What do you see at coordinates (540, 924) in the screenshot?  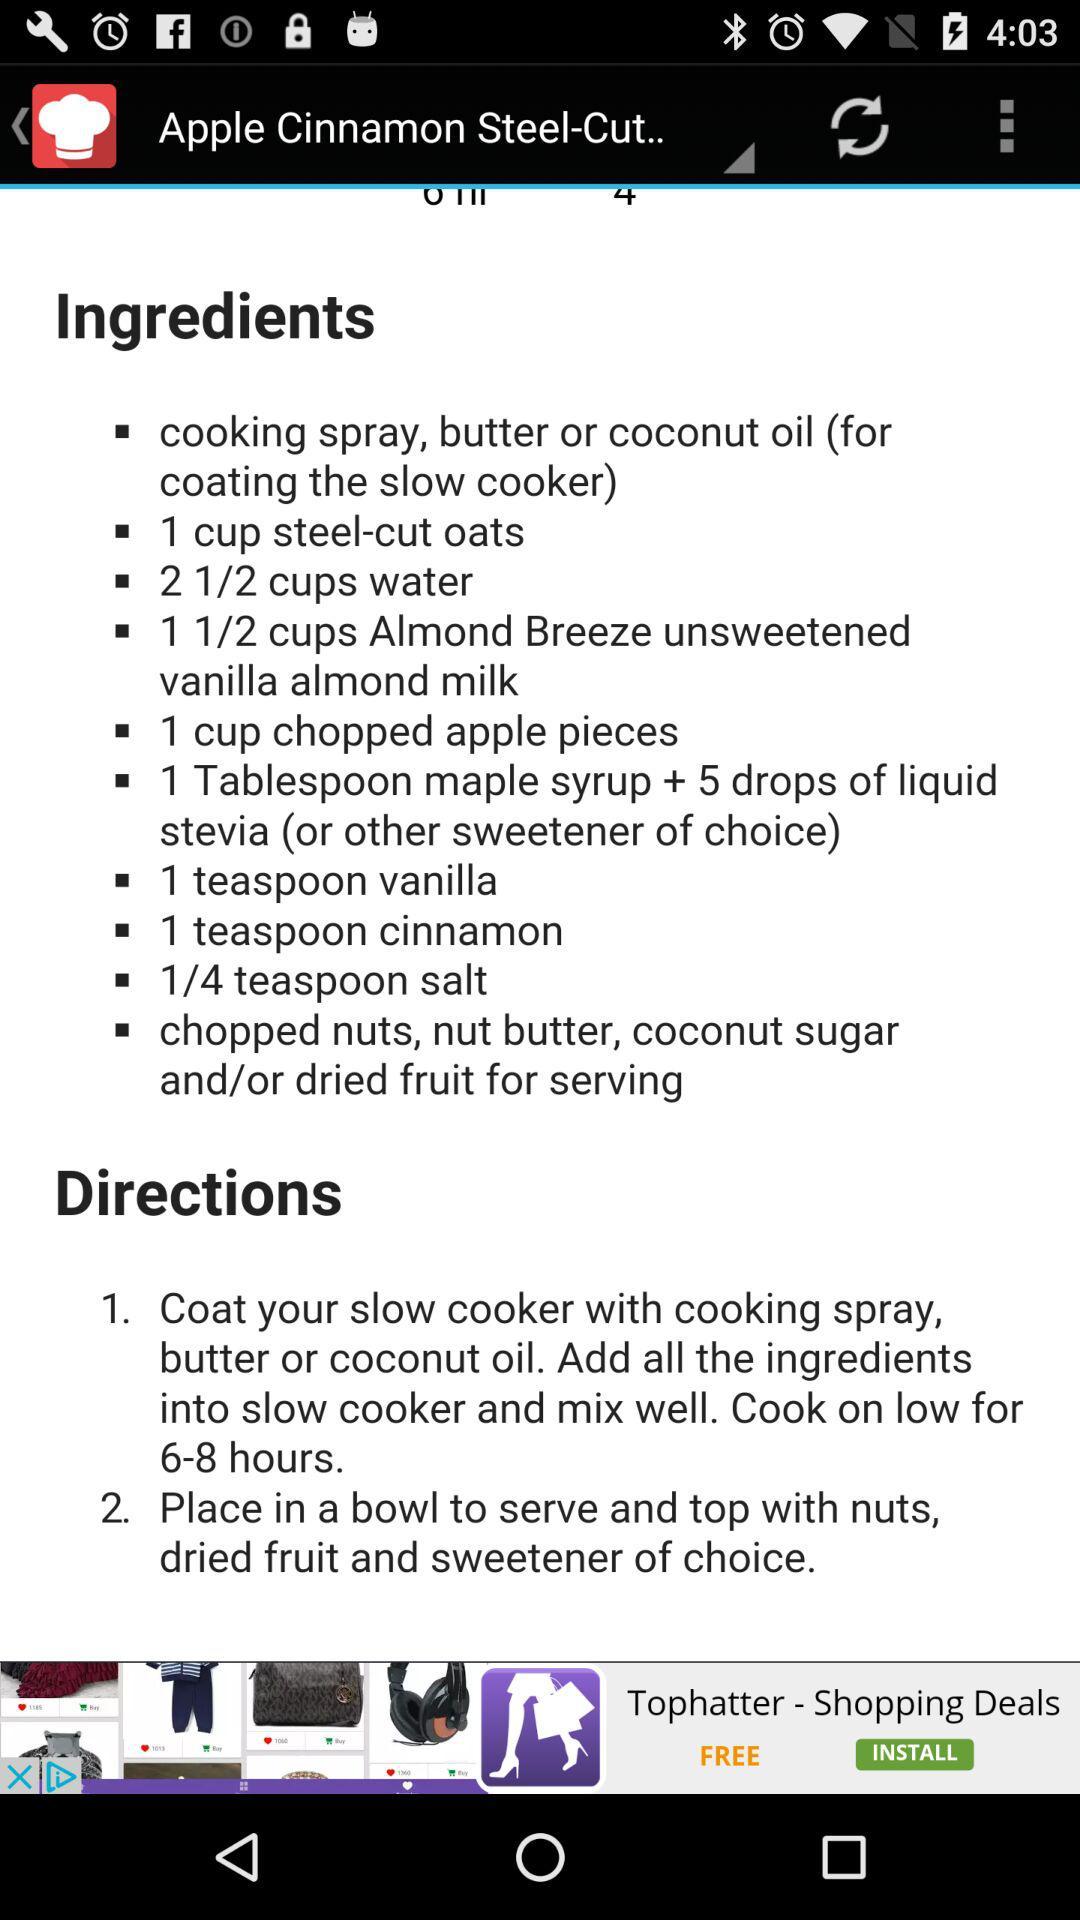 I see `advertisement` at bounding box center [540, 924].